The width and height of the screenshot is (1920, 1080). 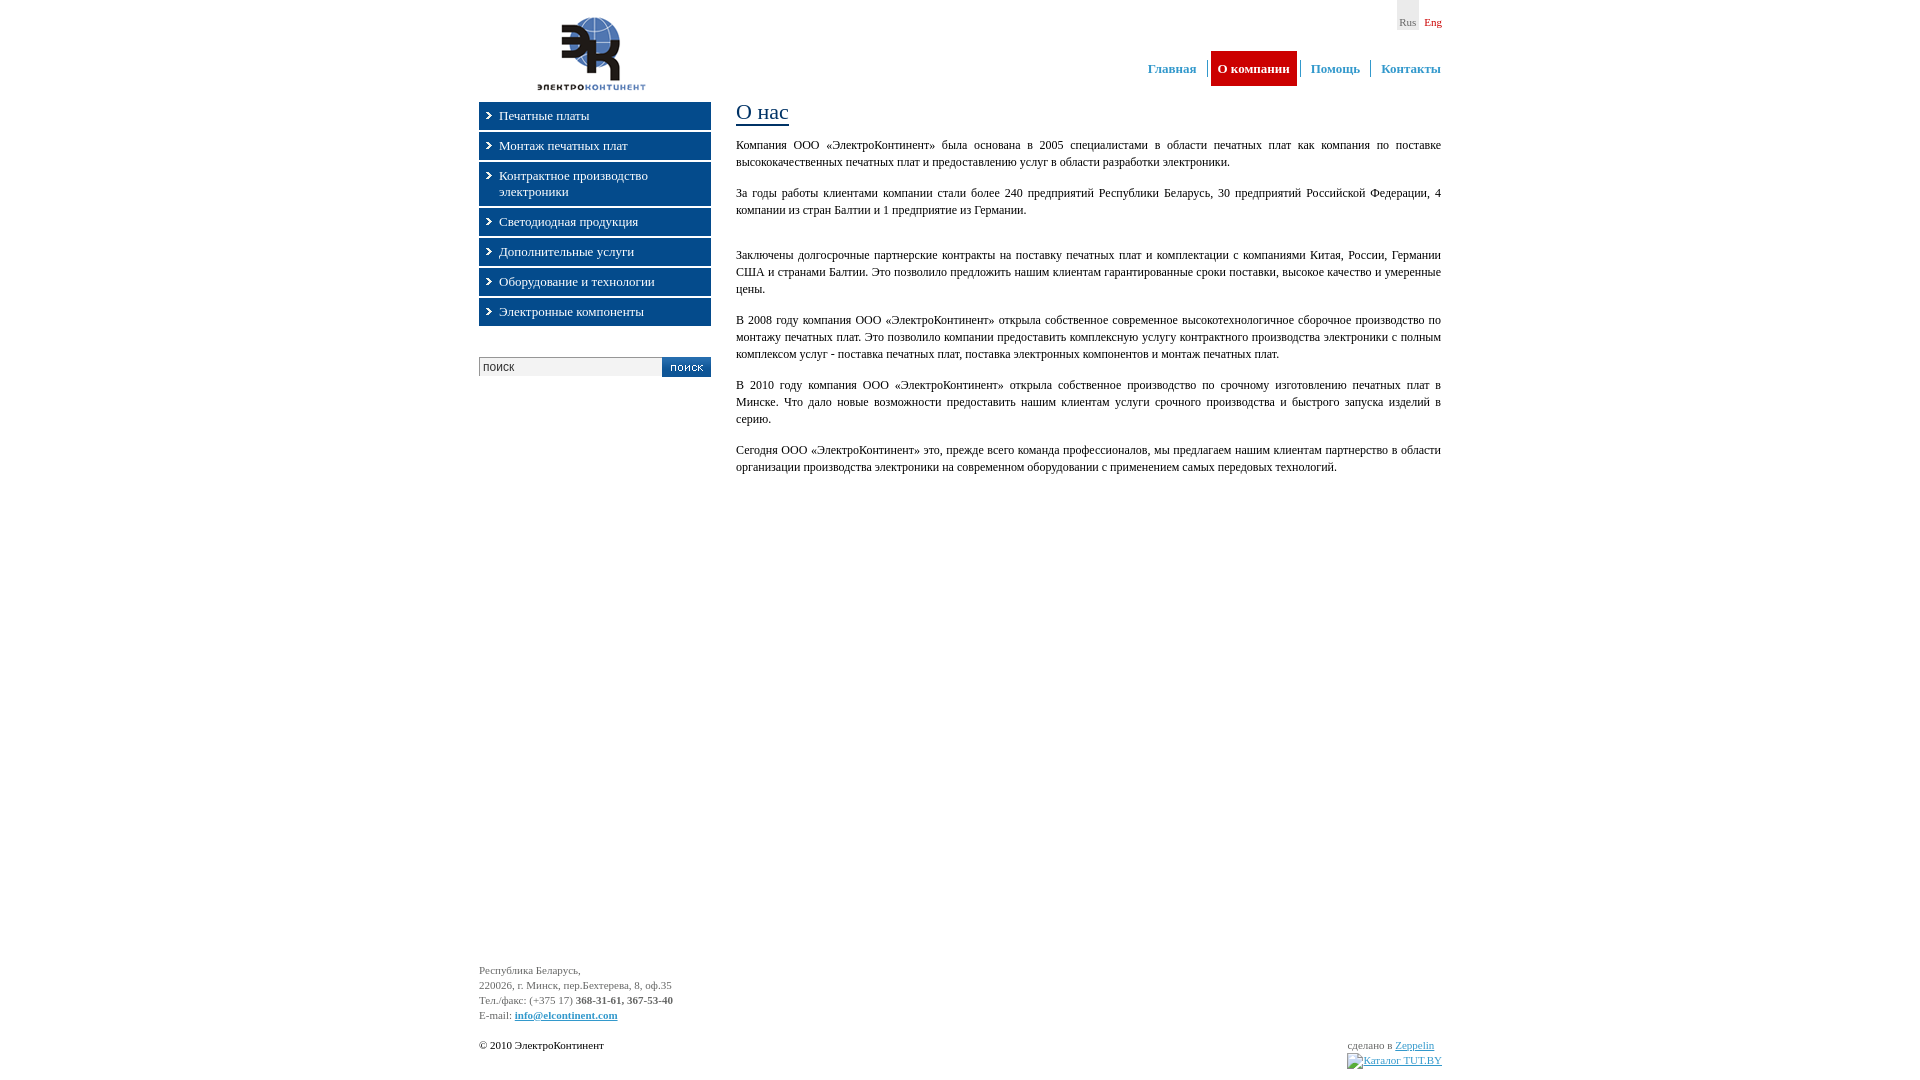 What do you see at coordinates (1413, 1044) in the screenshot?
I see `'Zeppelin'` at bounding box center [1413, 1044].